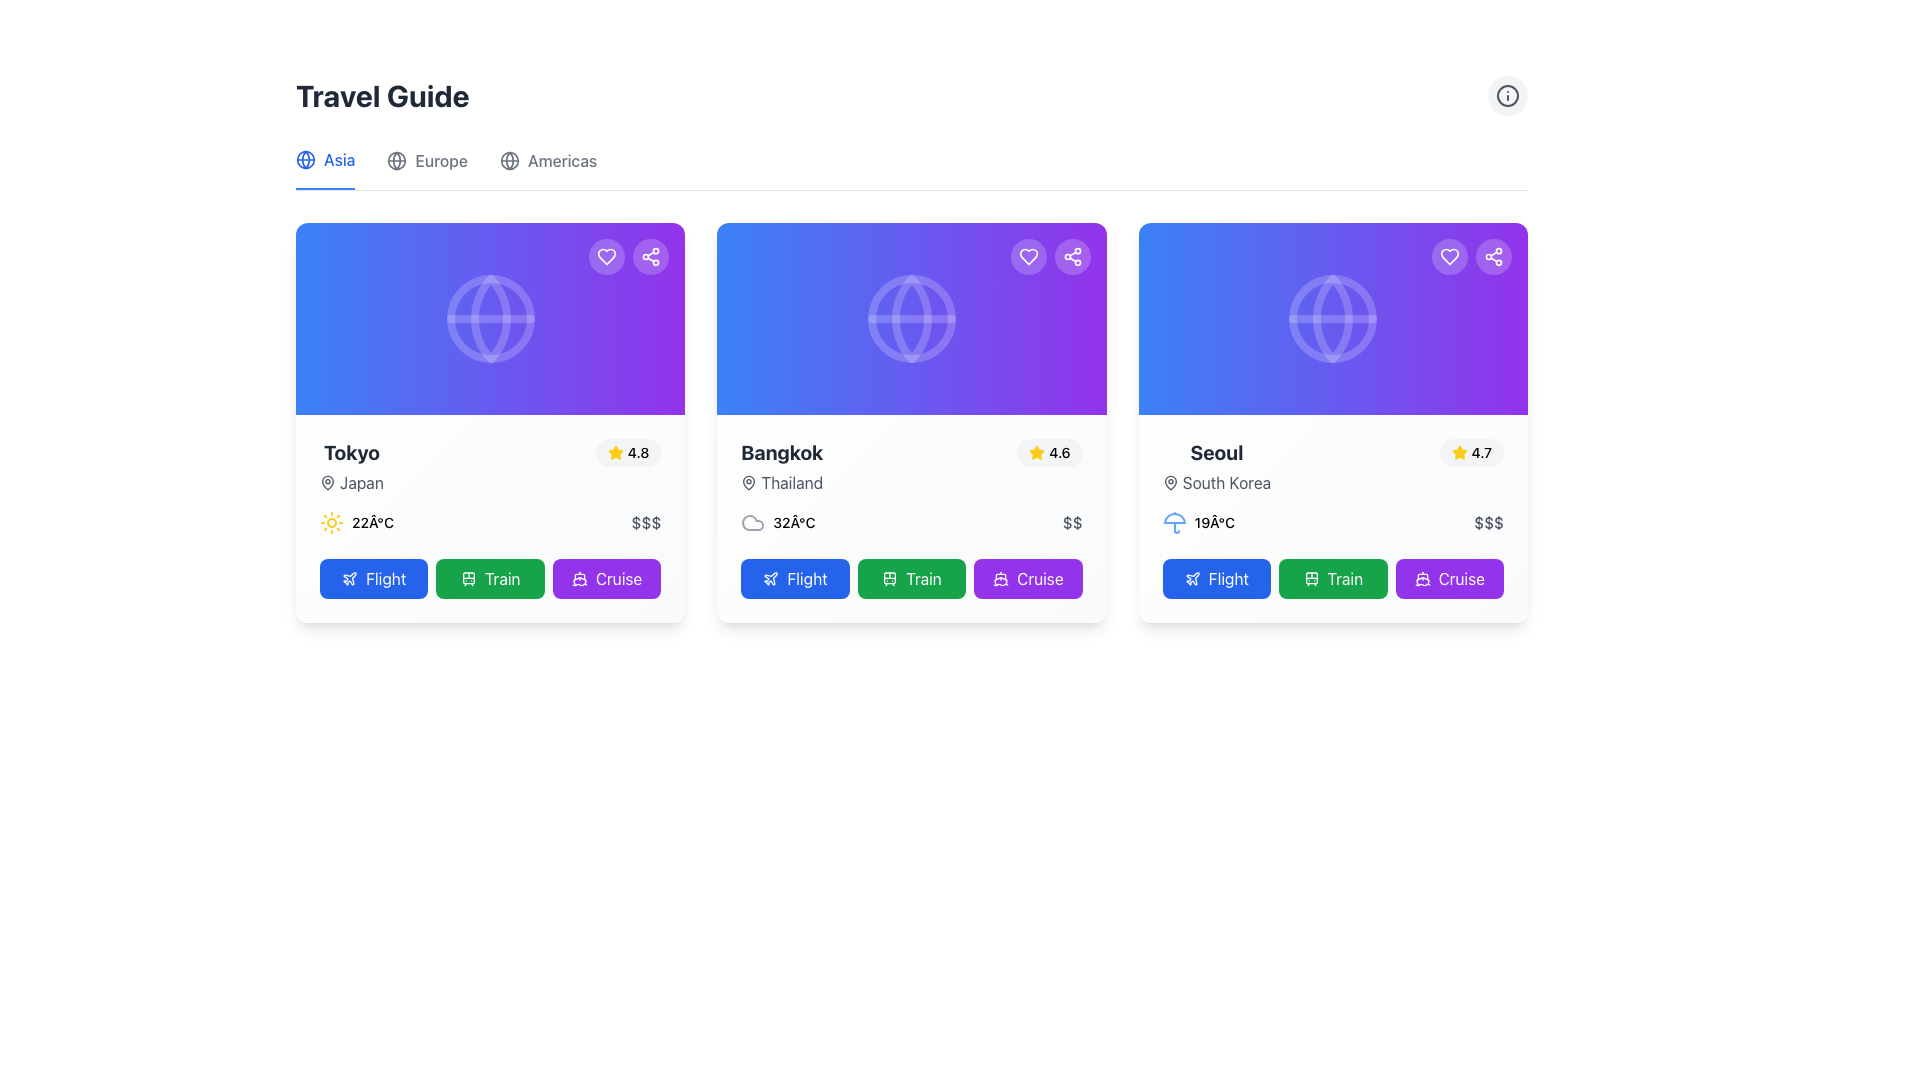 This screenshot has width=1920, height=1080. Describe the element at coordinates (606, 256) in the screenshot. I see `the heart icon located at the top right corner of the 'Tokyo' card` at that location.